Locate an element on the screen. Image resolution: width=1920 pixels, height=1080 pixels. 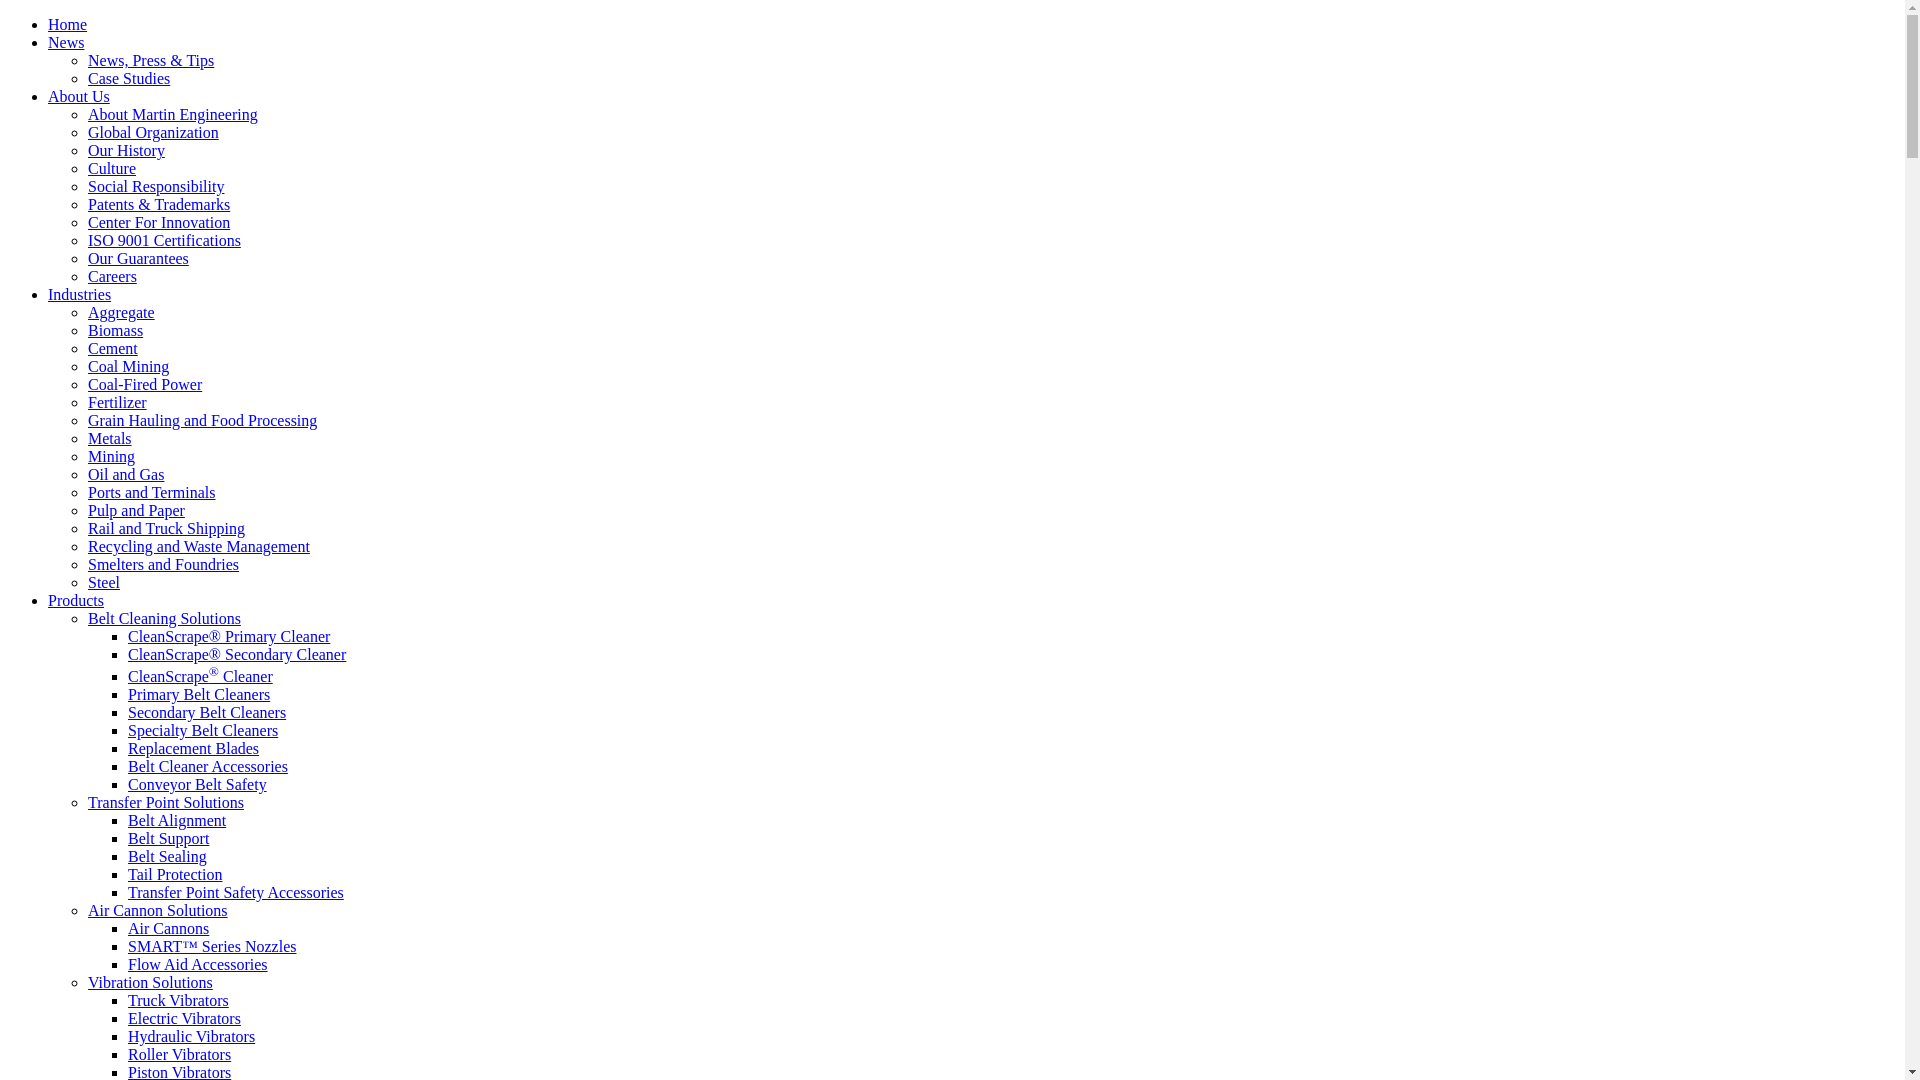
'Belt Cleaner Accessories' is located at coordinates (207, 765).